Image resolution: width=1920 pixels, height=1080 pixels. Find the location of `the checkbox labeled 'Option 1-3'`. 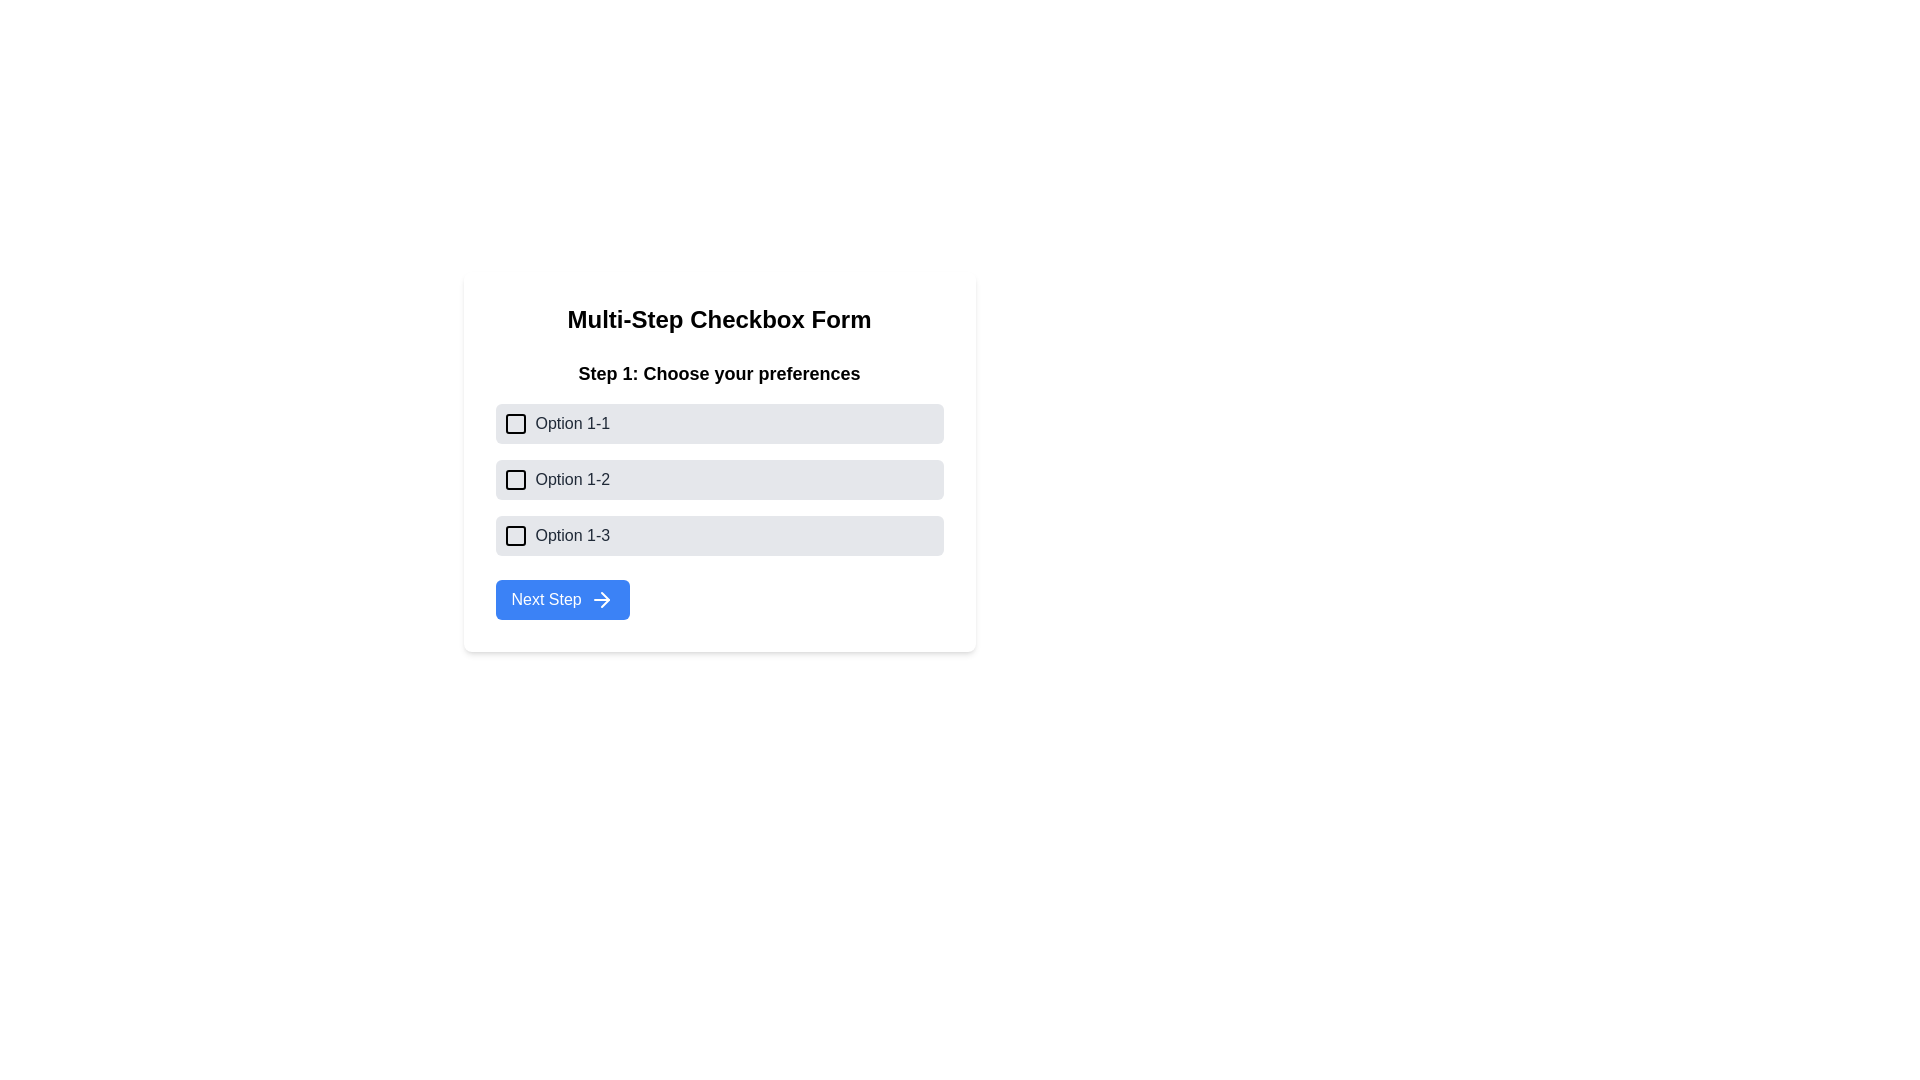

the checkbox labeled 'Option 1-3' is located at coordinates (719, 535).